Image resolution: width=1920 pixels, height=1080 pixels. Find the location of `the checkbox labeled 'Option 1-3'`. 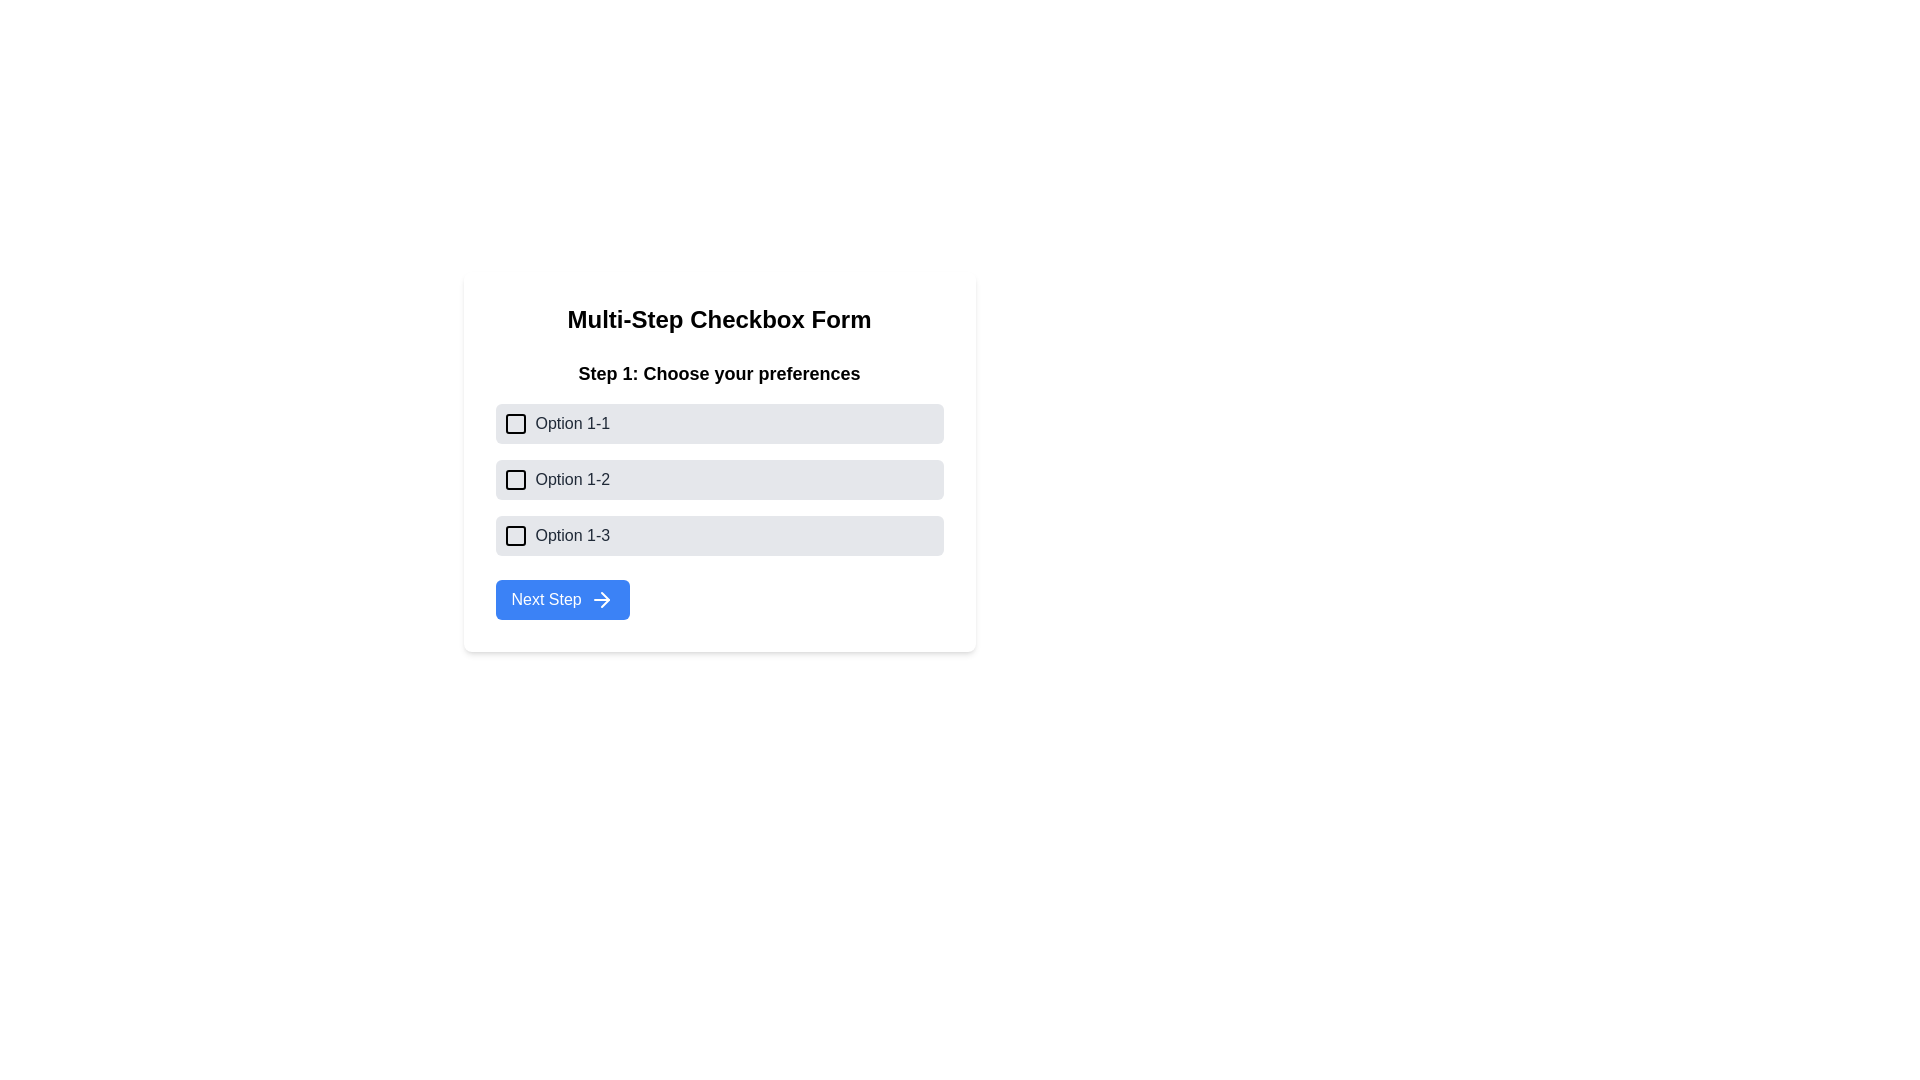

the checkbox labeled 'Option 1-3' is located at coordinates (719, 535).